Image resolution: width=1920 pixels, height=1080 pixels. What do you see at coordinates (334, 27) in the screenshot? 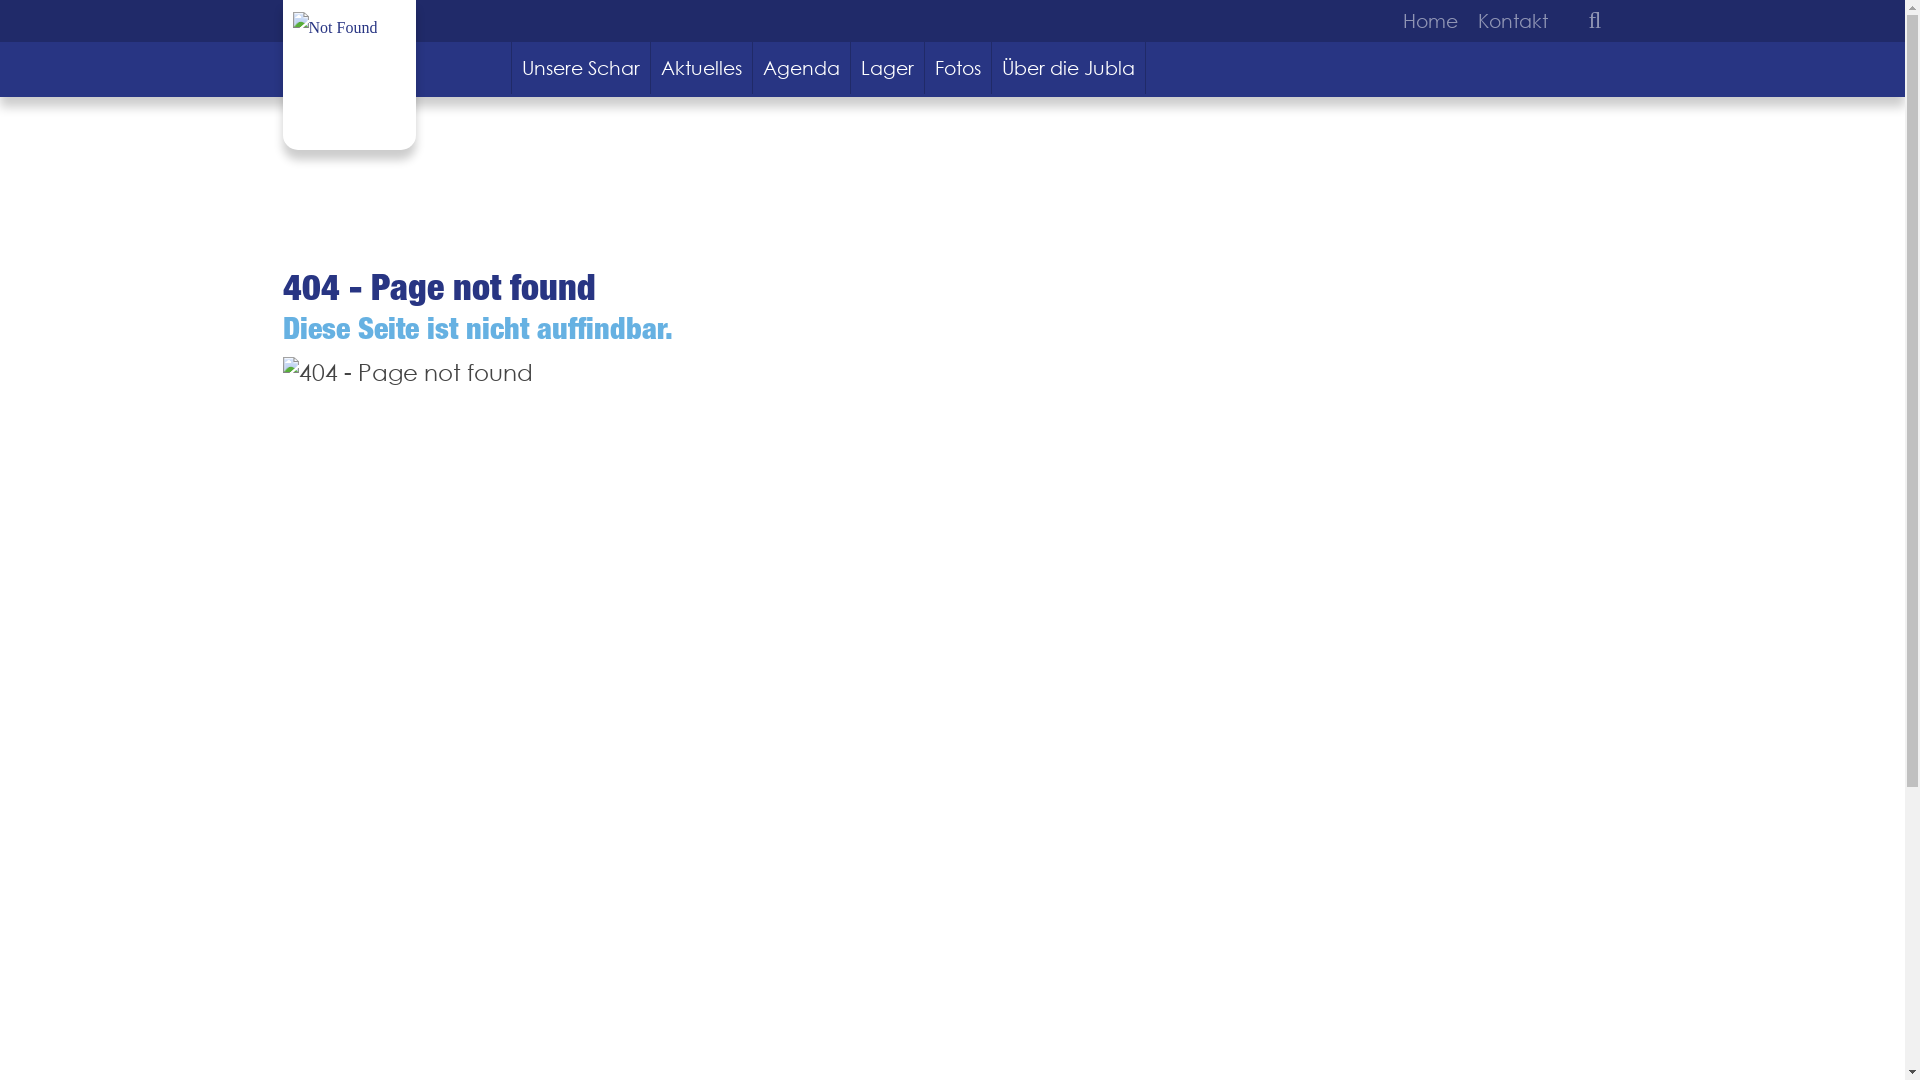
I see `'Not Found'` at bounding box center [334, 27].